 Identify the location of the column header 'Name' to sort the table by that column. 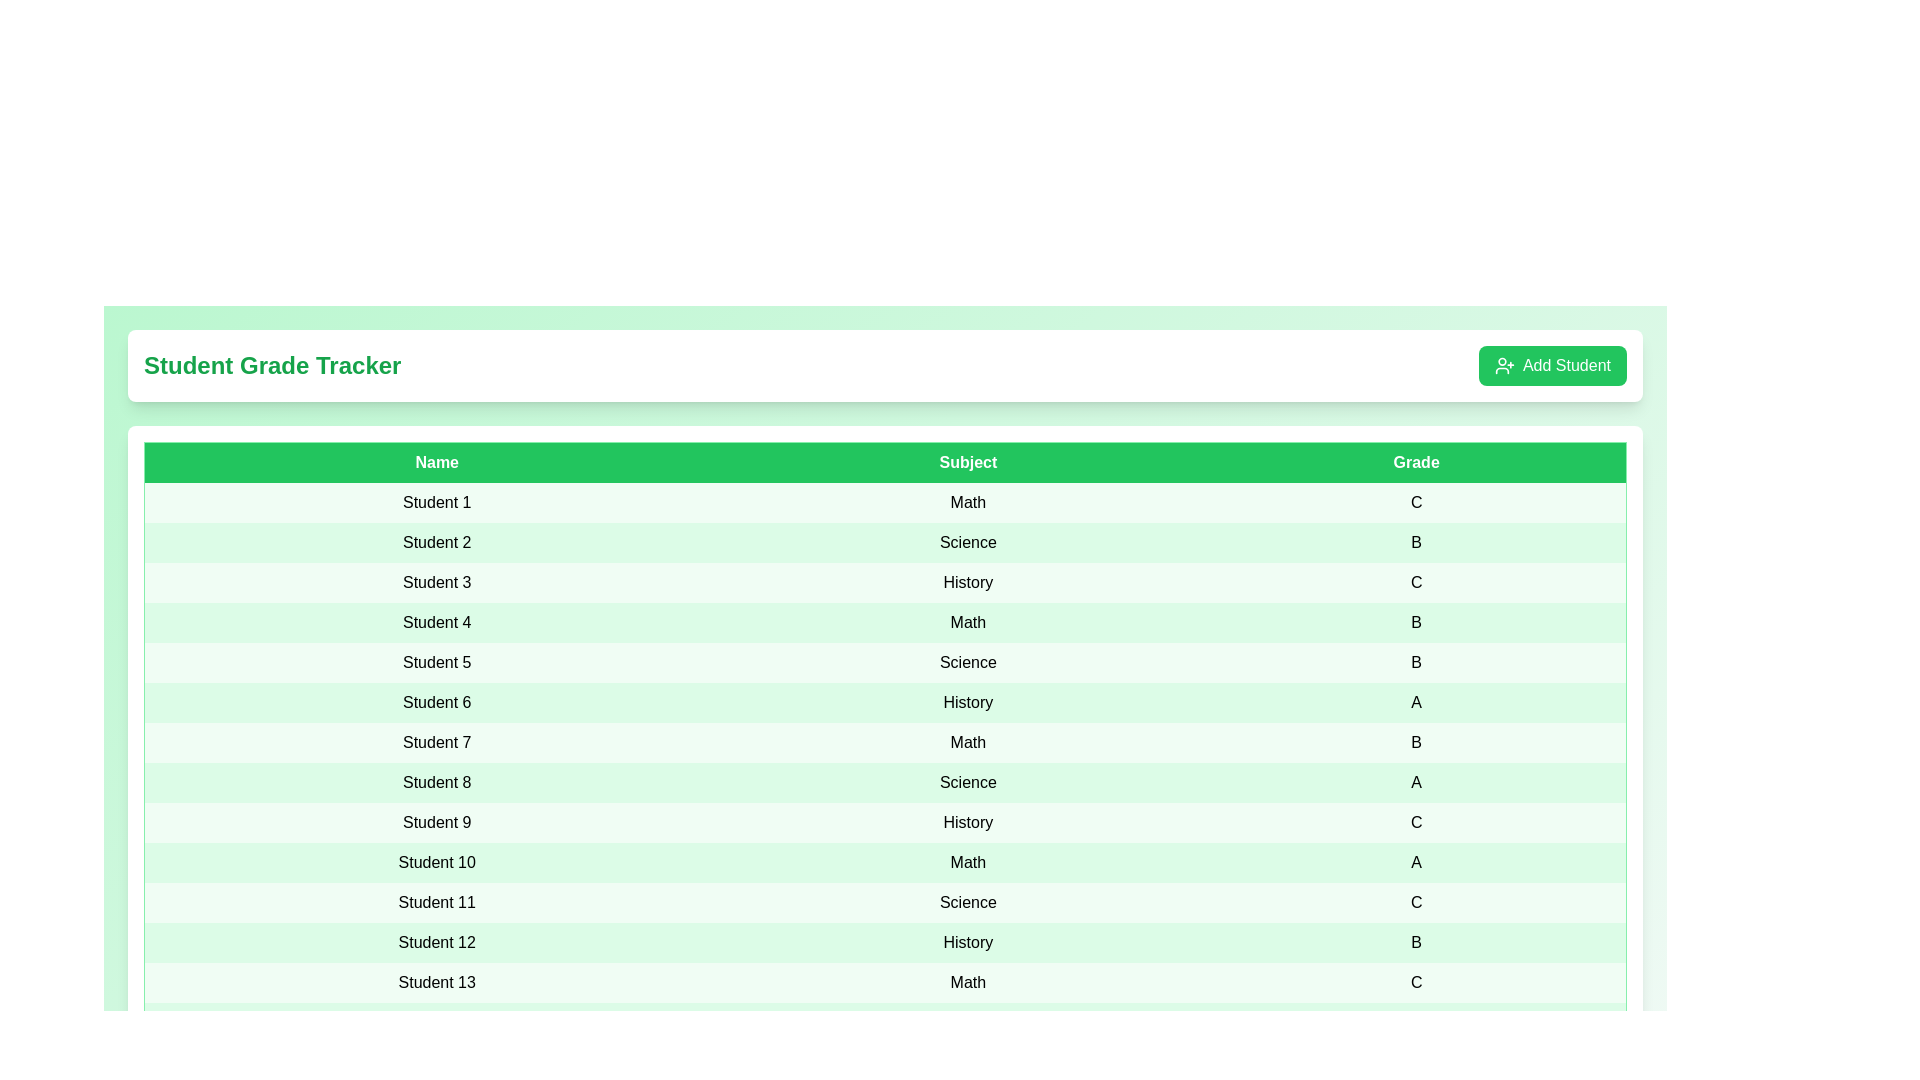
(435, 462).